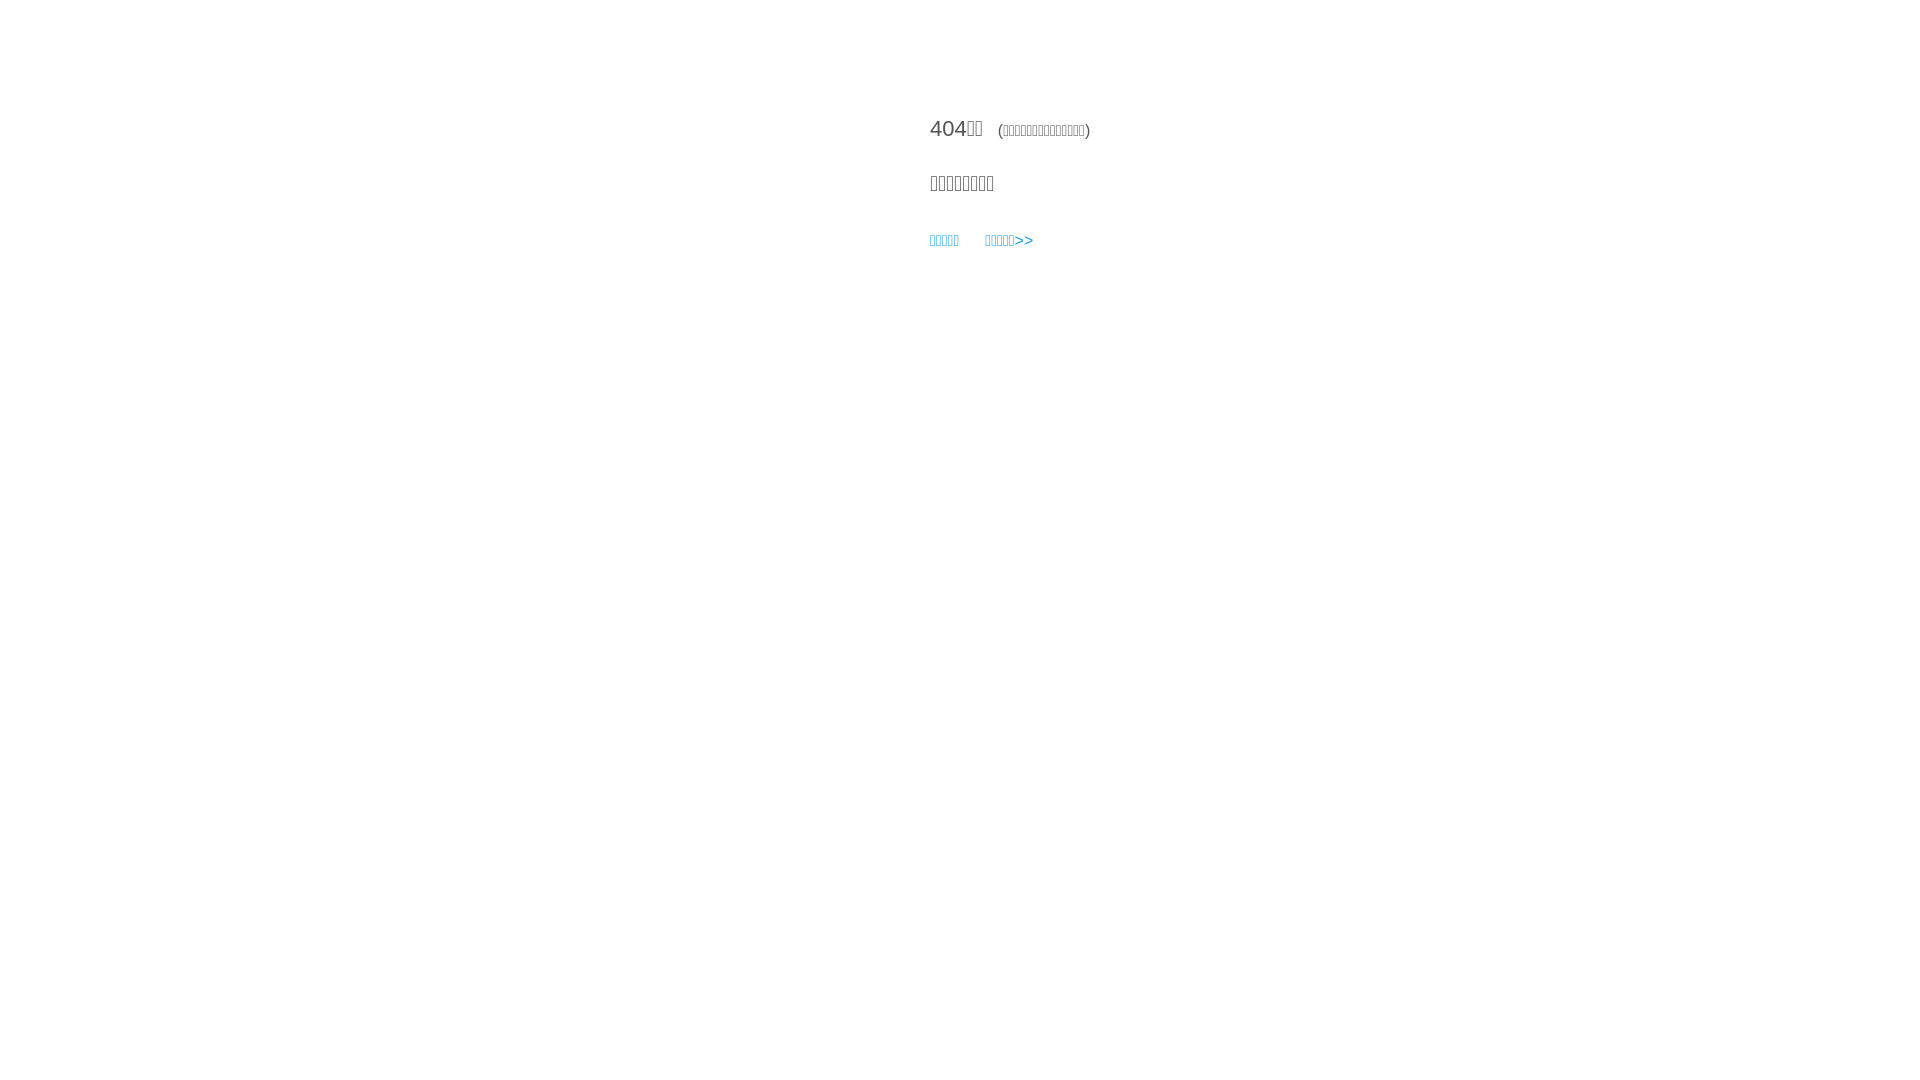  Describe the element at coordinates (947, 128) in the screenshot. I see `'404'` at that location.